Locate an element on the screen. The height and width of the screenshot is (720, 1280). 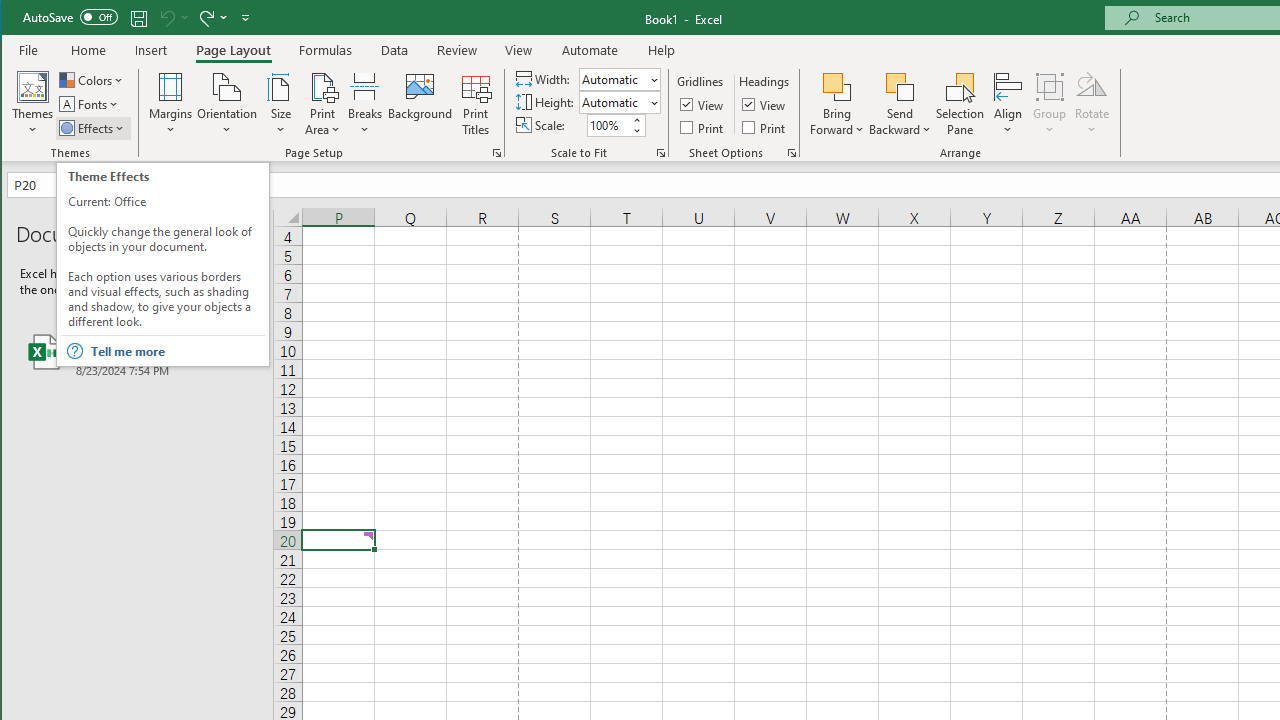
'Bring Forward' is located at coordinates (837, 85).